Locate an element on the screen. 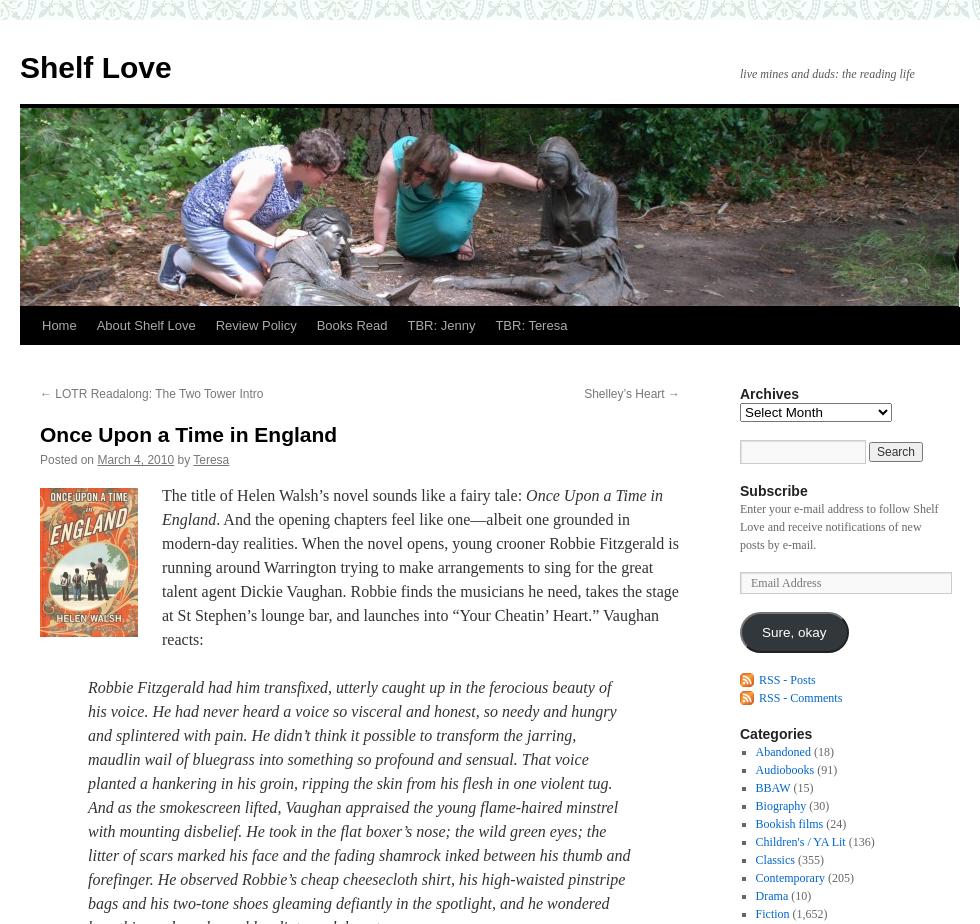  '(136)' is located at coordinates (859, 842).